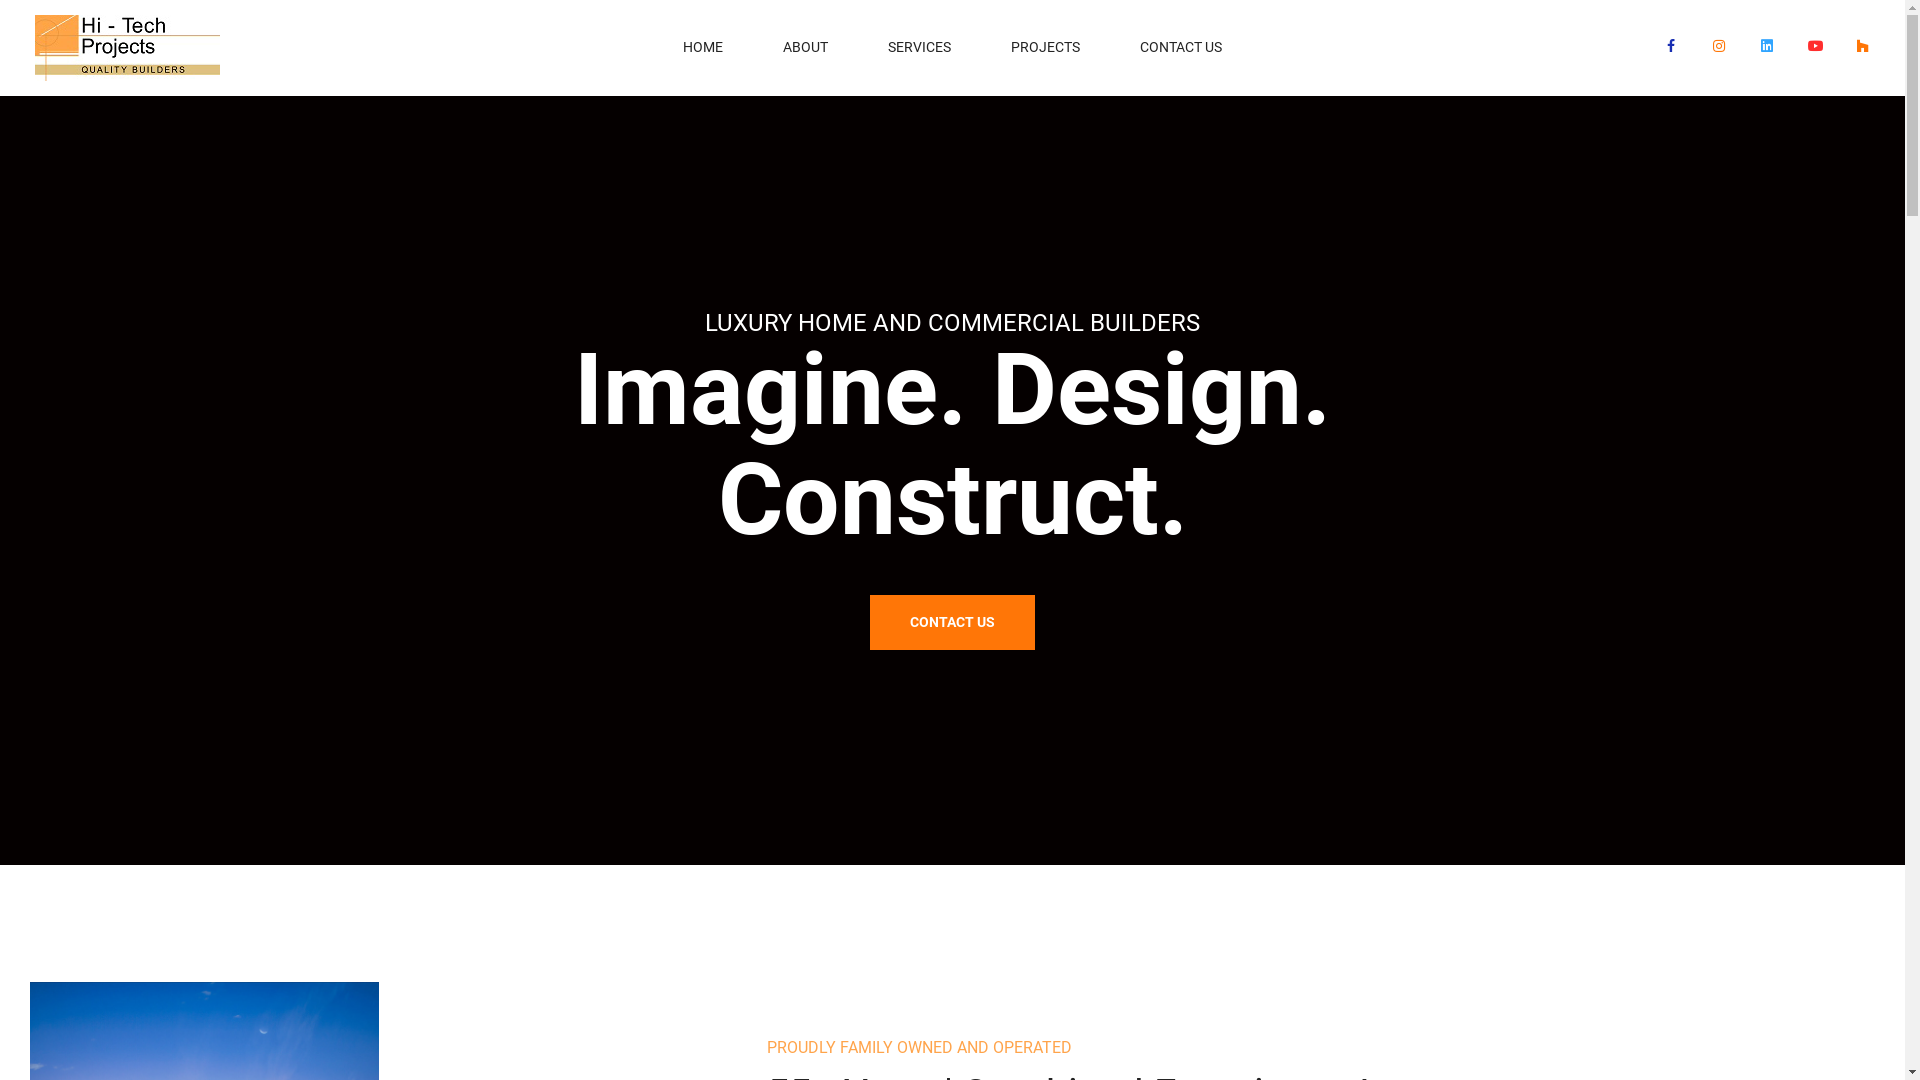 The image size is (1920, 1080). What do you see at coordinates (918, 46) in the screenshot?
I see `'SERVICES'` at bounding box center [918, 46].